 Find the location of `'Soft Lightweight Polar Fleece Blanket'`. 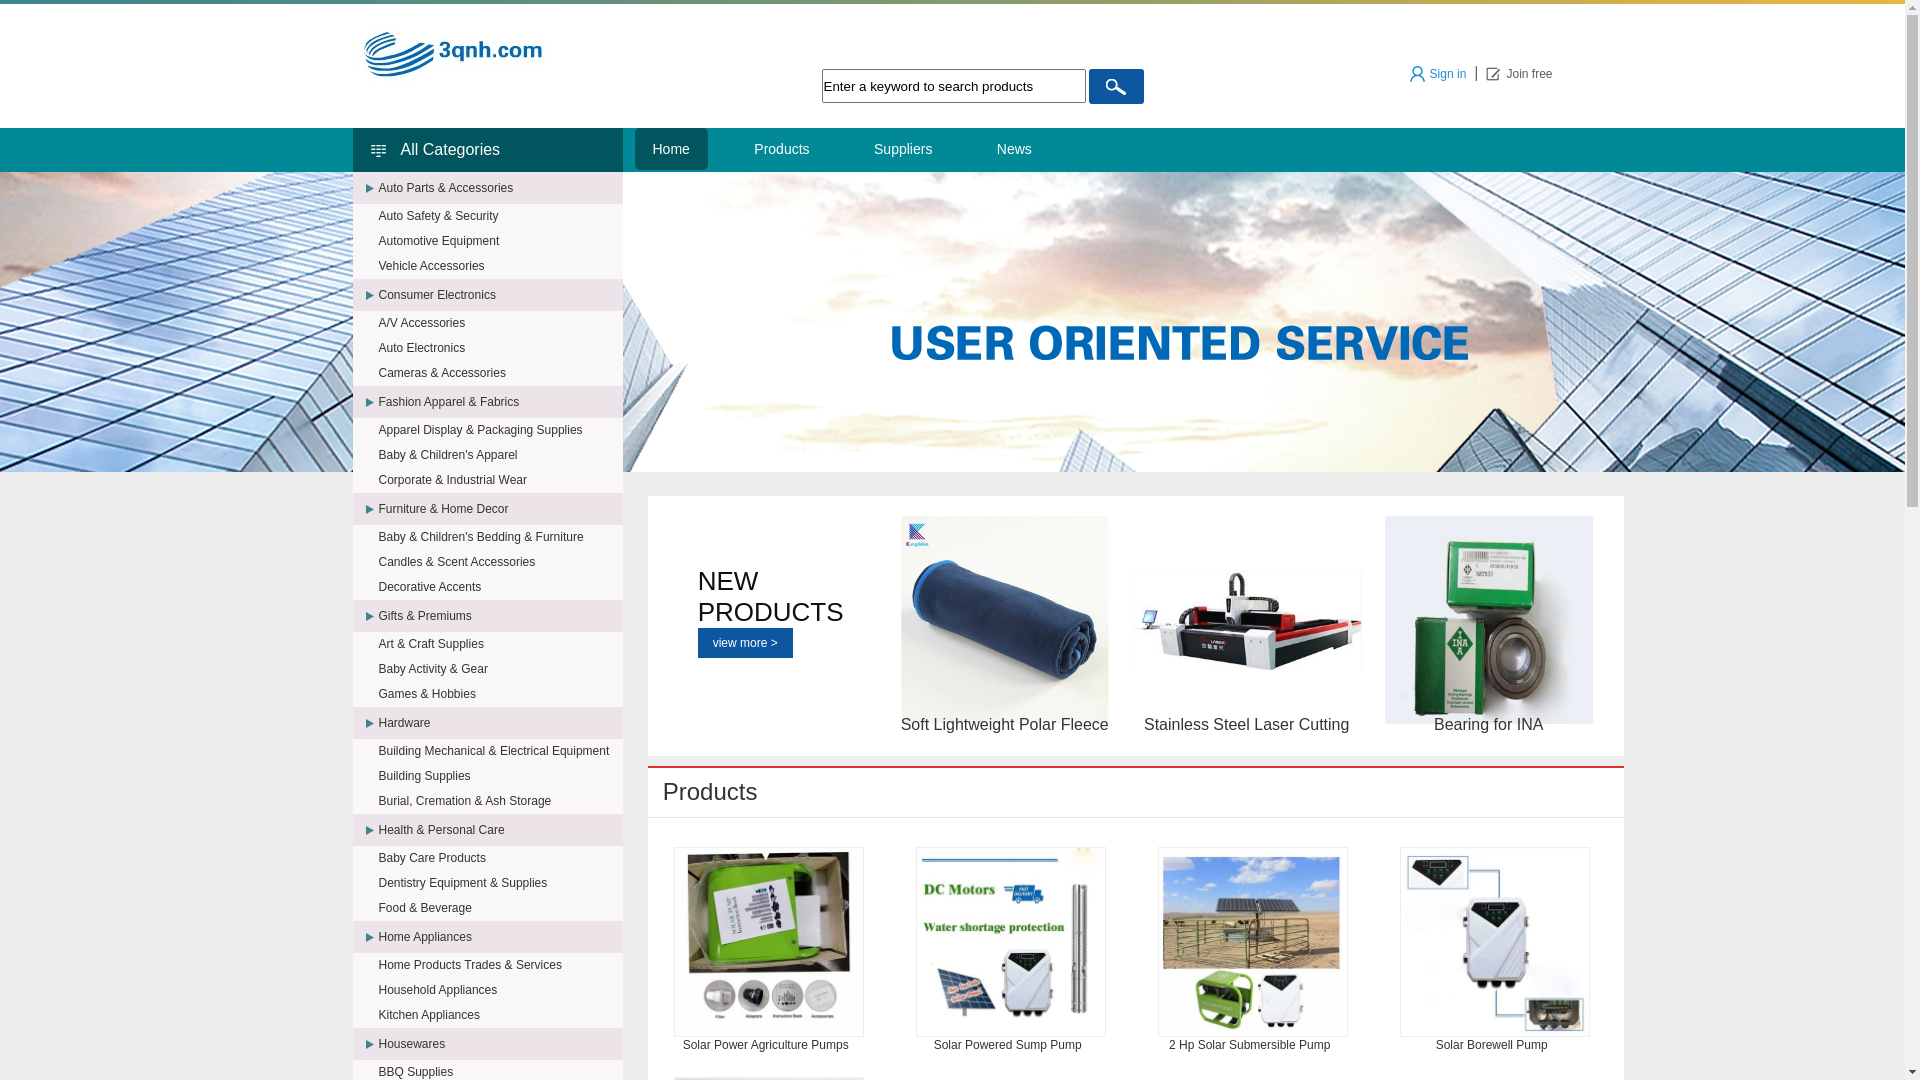

'Soft Lightweight Polar Fleece Blanket' is located at coordinates (1004, 619).